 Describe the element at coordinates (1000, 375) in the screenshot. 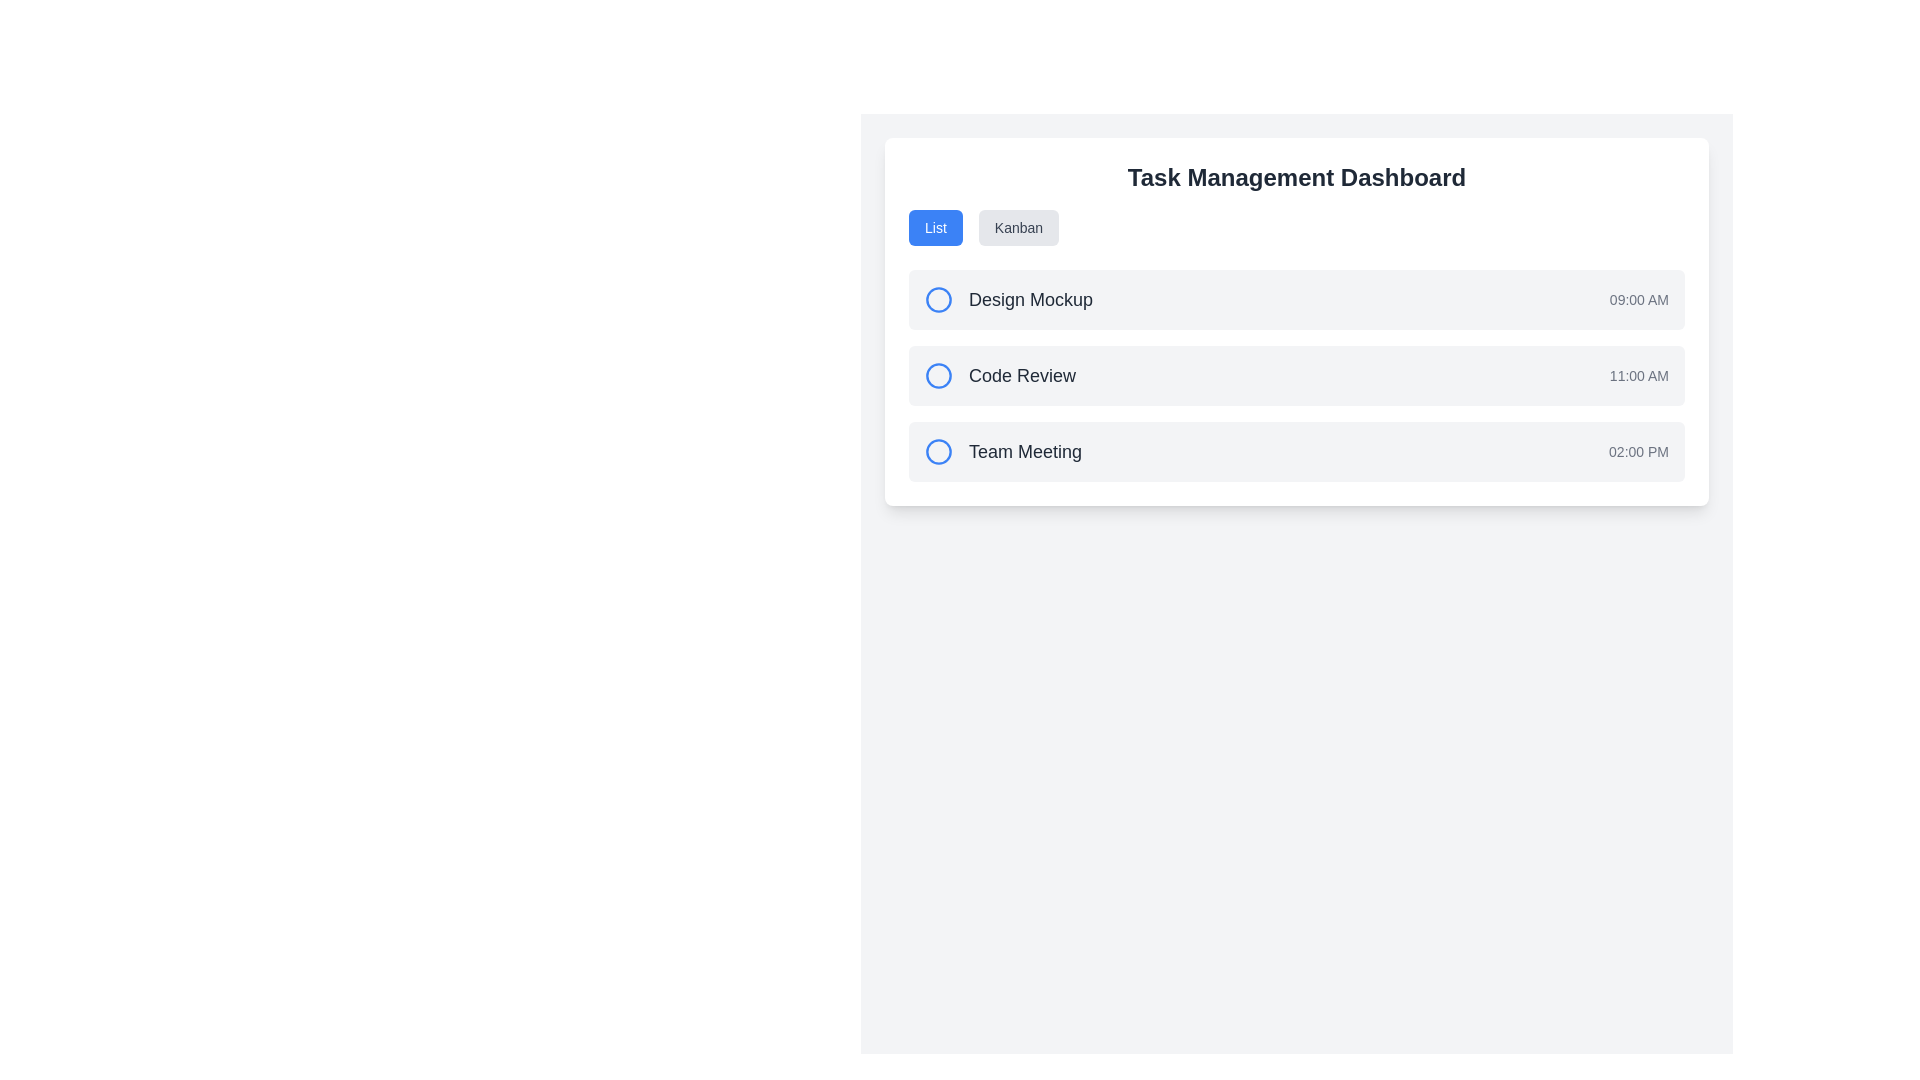

I see `the 'Code Review' text label, which is styled with a medium-weight font in gray-black color and located next to a circular blue icon within the second task card in the dashboard` at that location.